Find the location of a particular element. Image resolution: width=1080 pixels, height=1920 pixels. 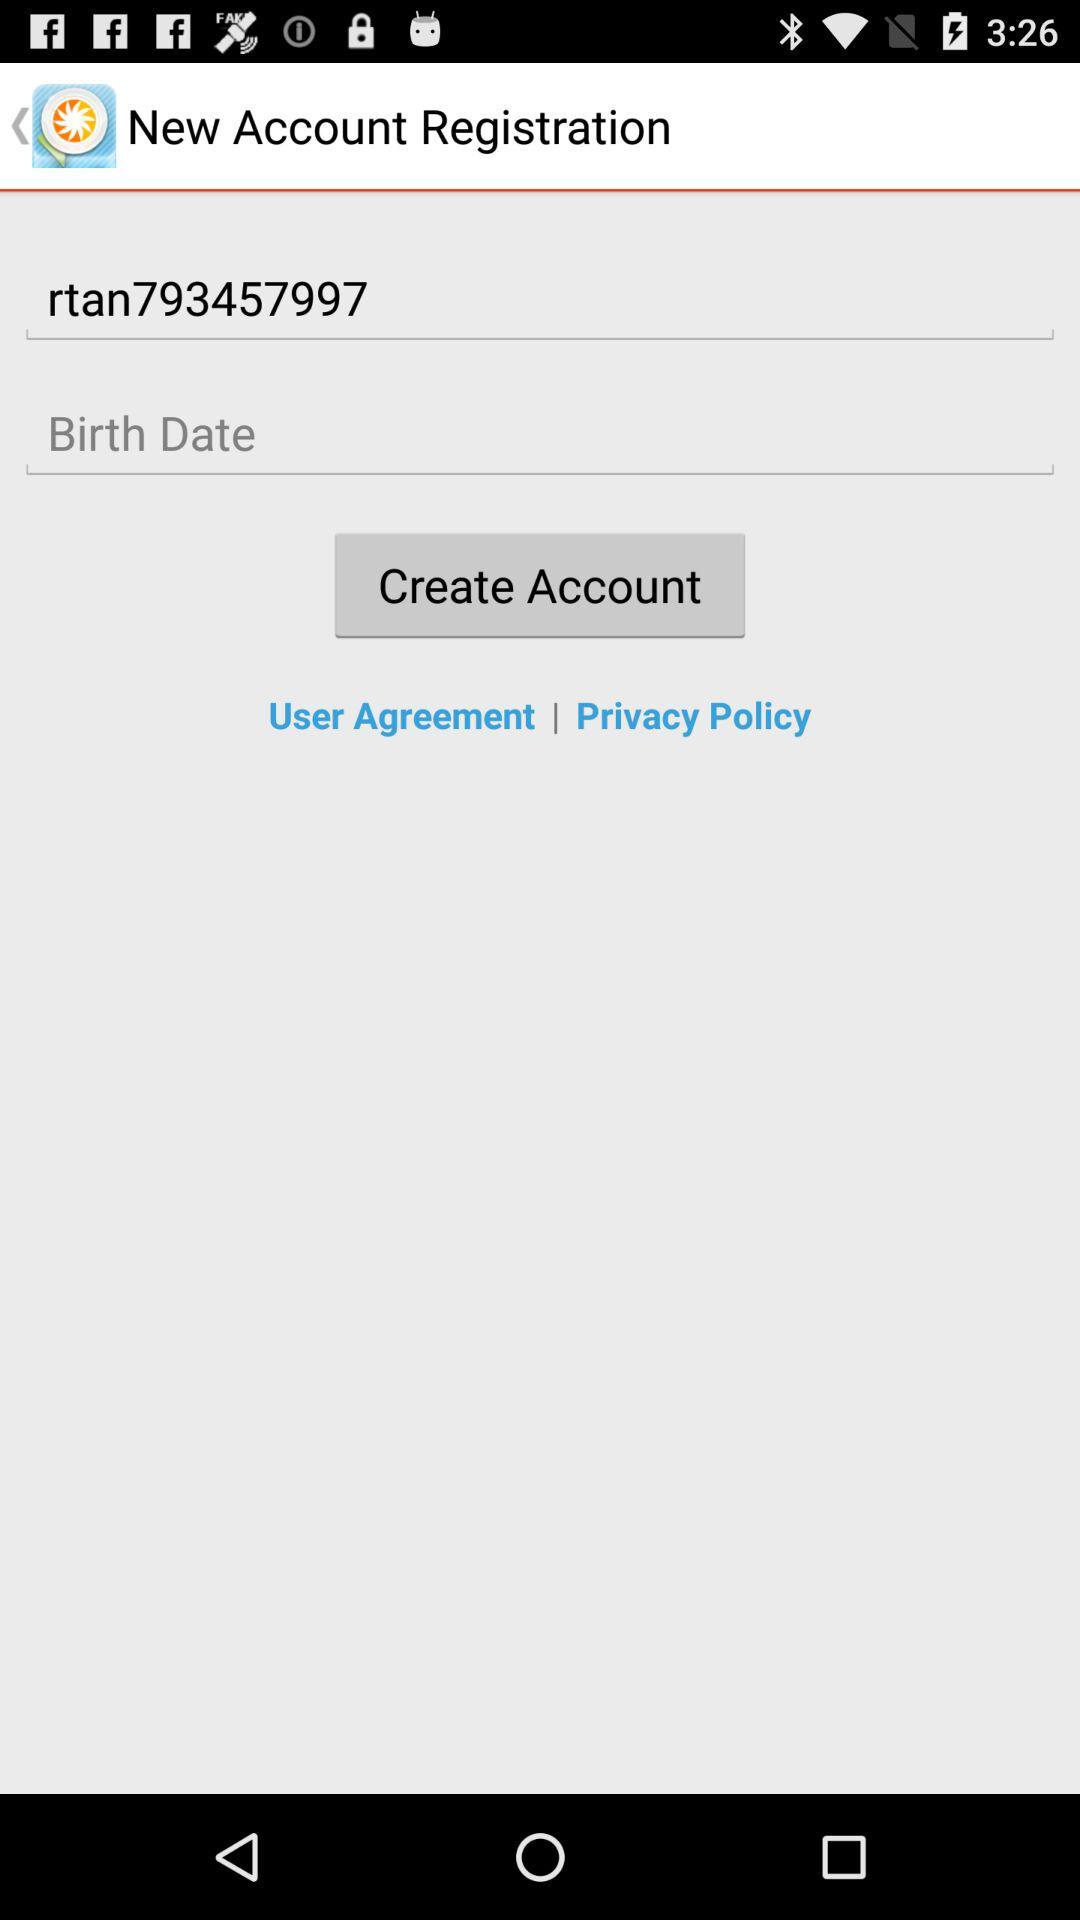

date of birth is located at coordinates (540, 432).